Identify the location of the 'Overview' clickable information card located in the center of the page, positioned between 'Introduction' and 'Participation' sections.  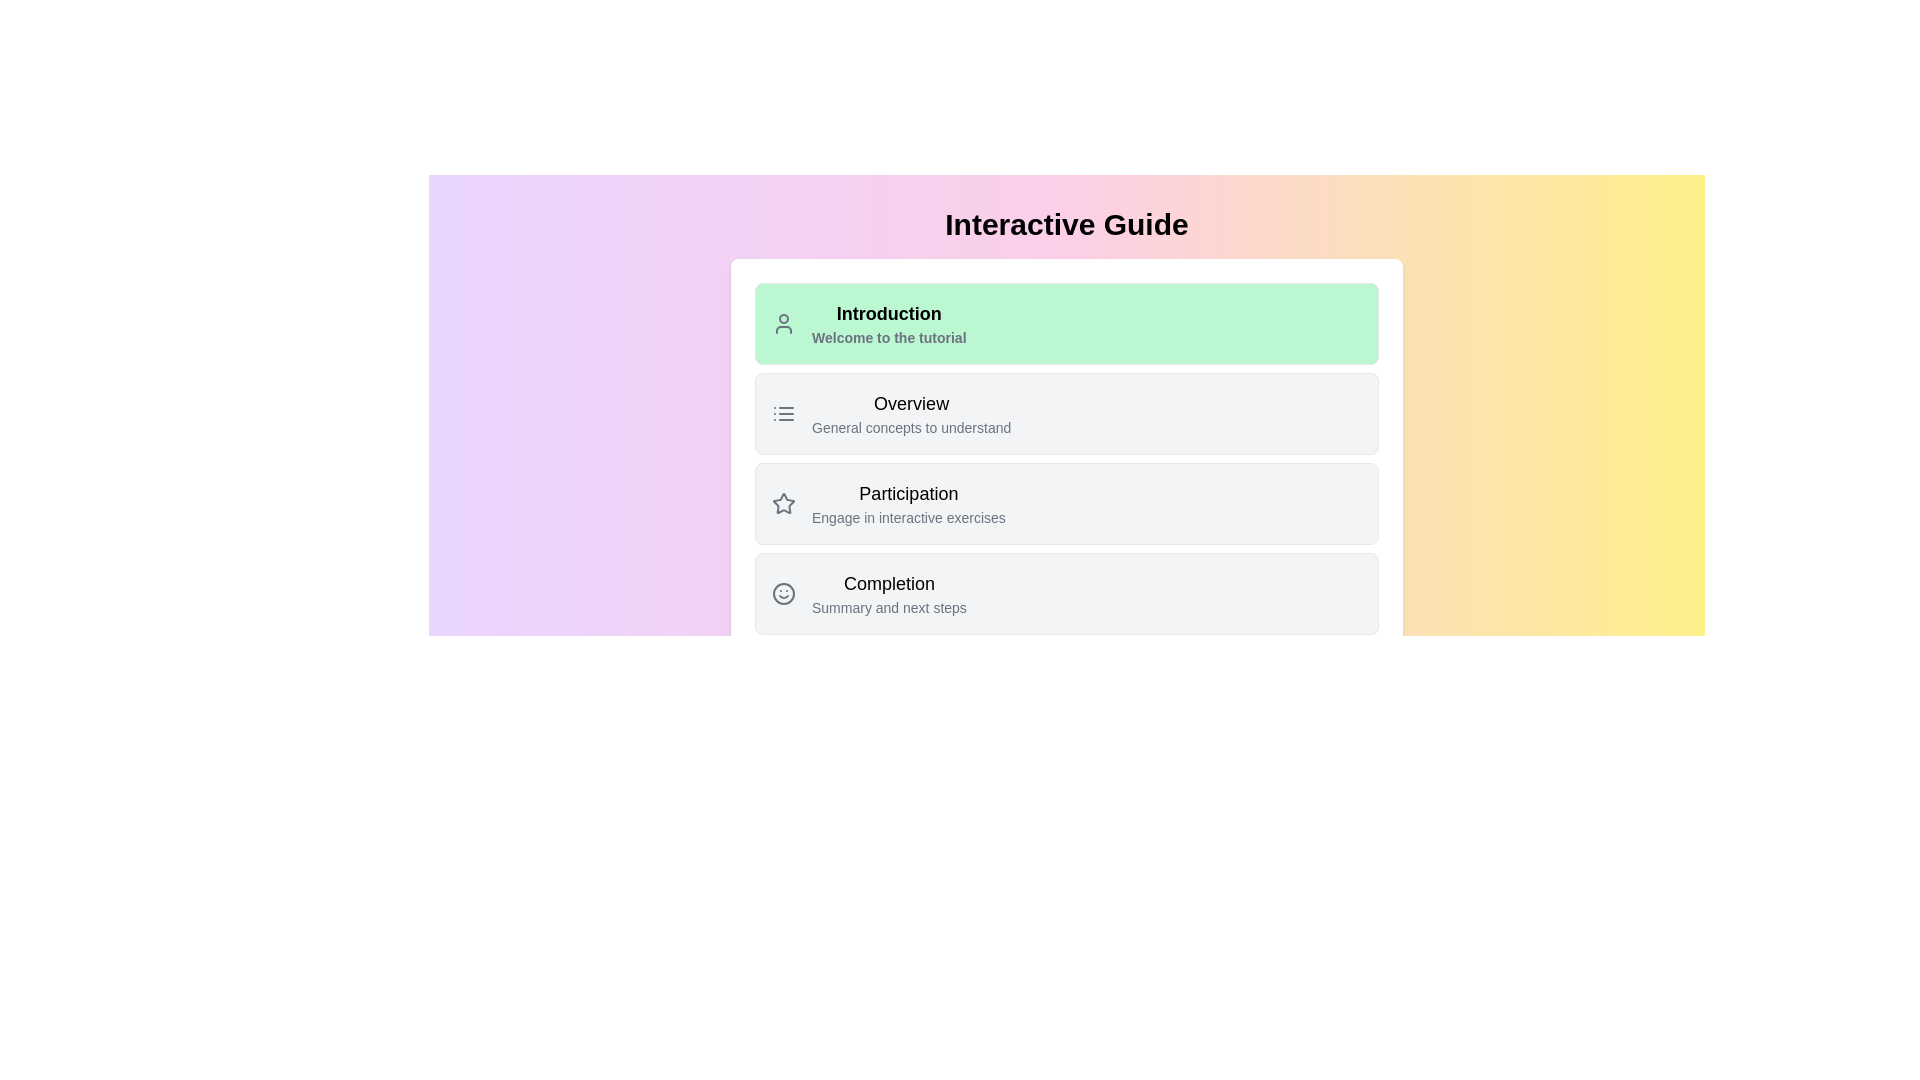
(1065, 412).